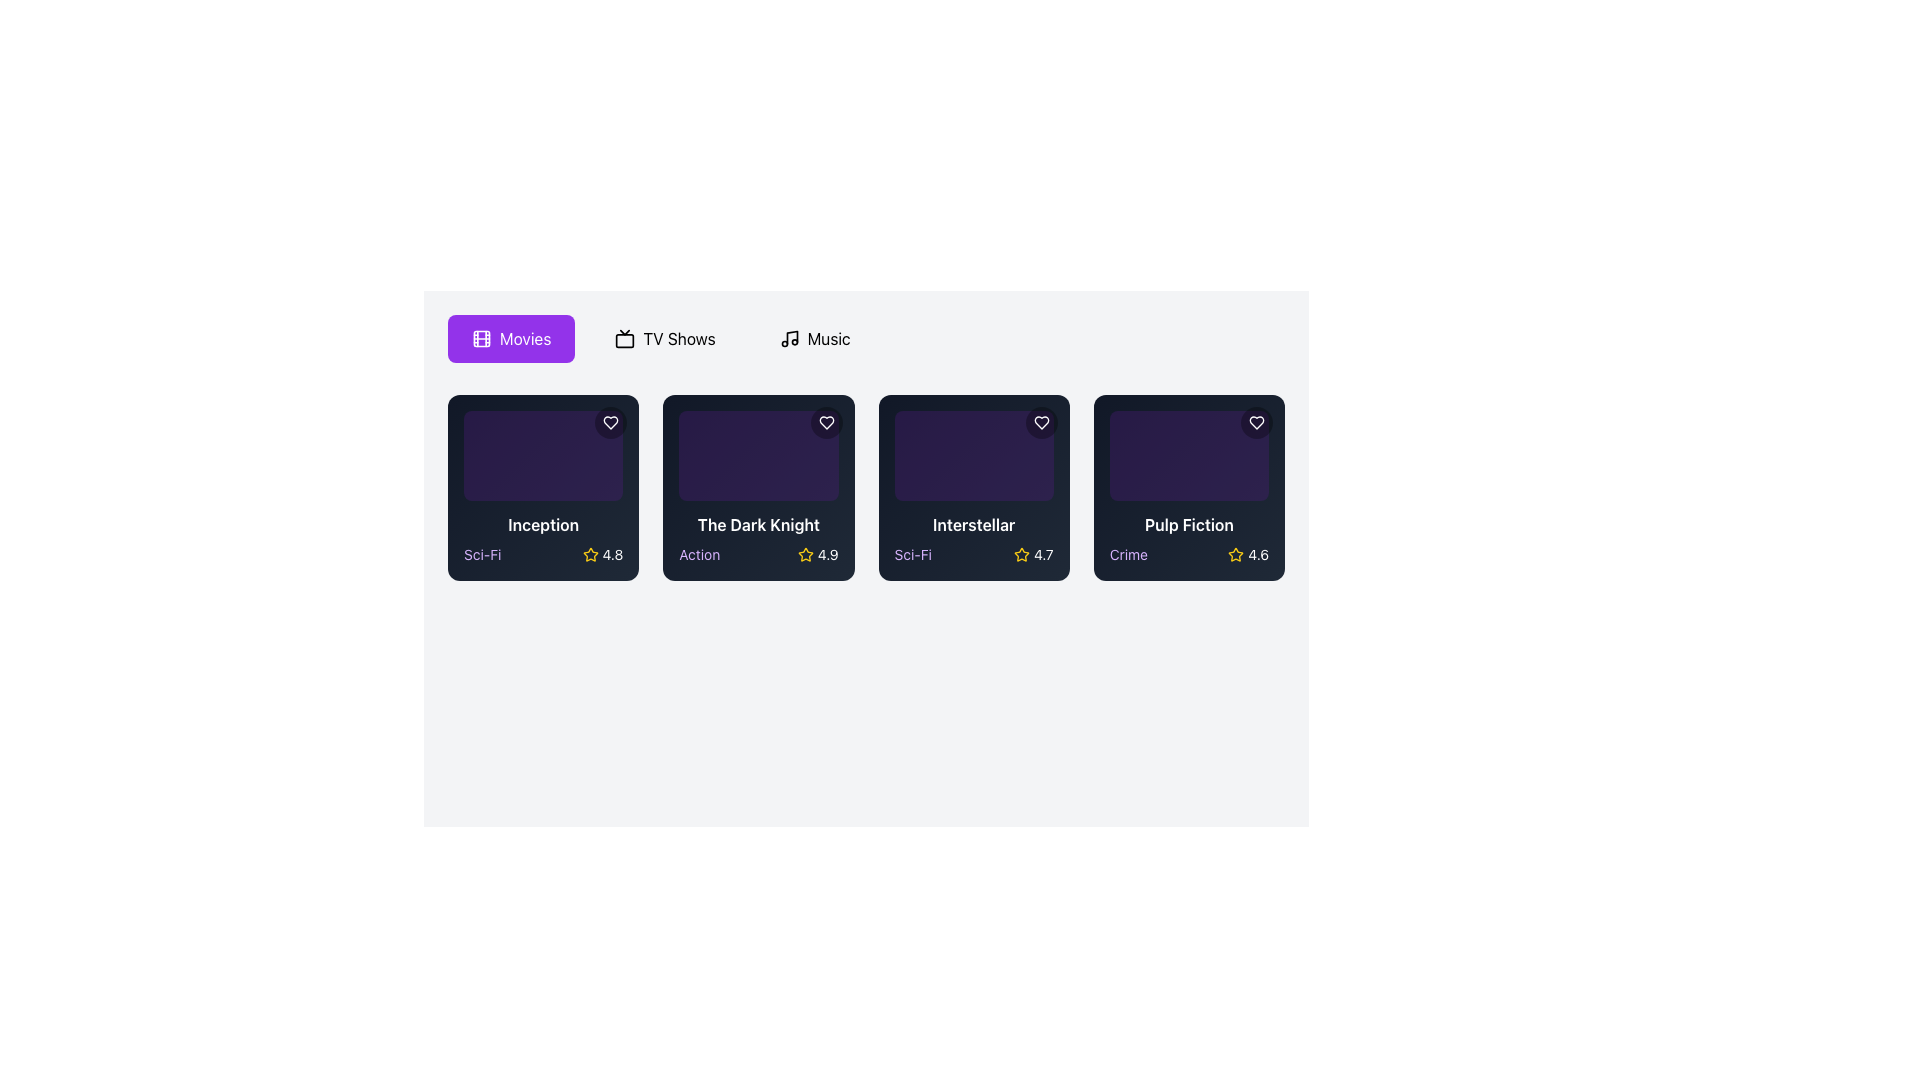 This screenshot has height=1080, width=1920. I want to click on the favorite button for the movie 'The Dark Knight' located at the top-right corner of its card, so click(826, 422).